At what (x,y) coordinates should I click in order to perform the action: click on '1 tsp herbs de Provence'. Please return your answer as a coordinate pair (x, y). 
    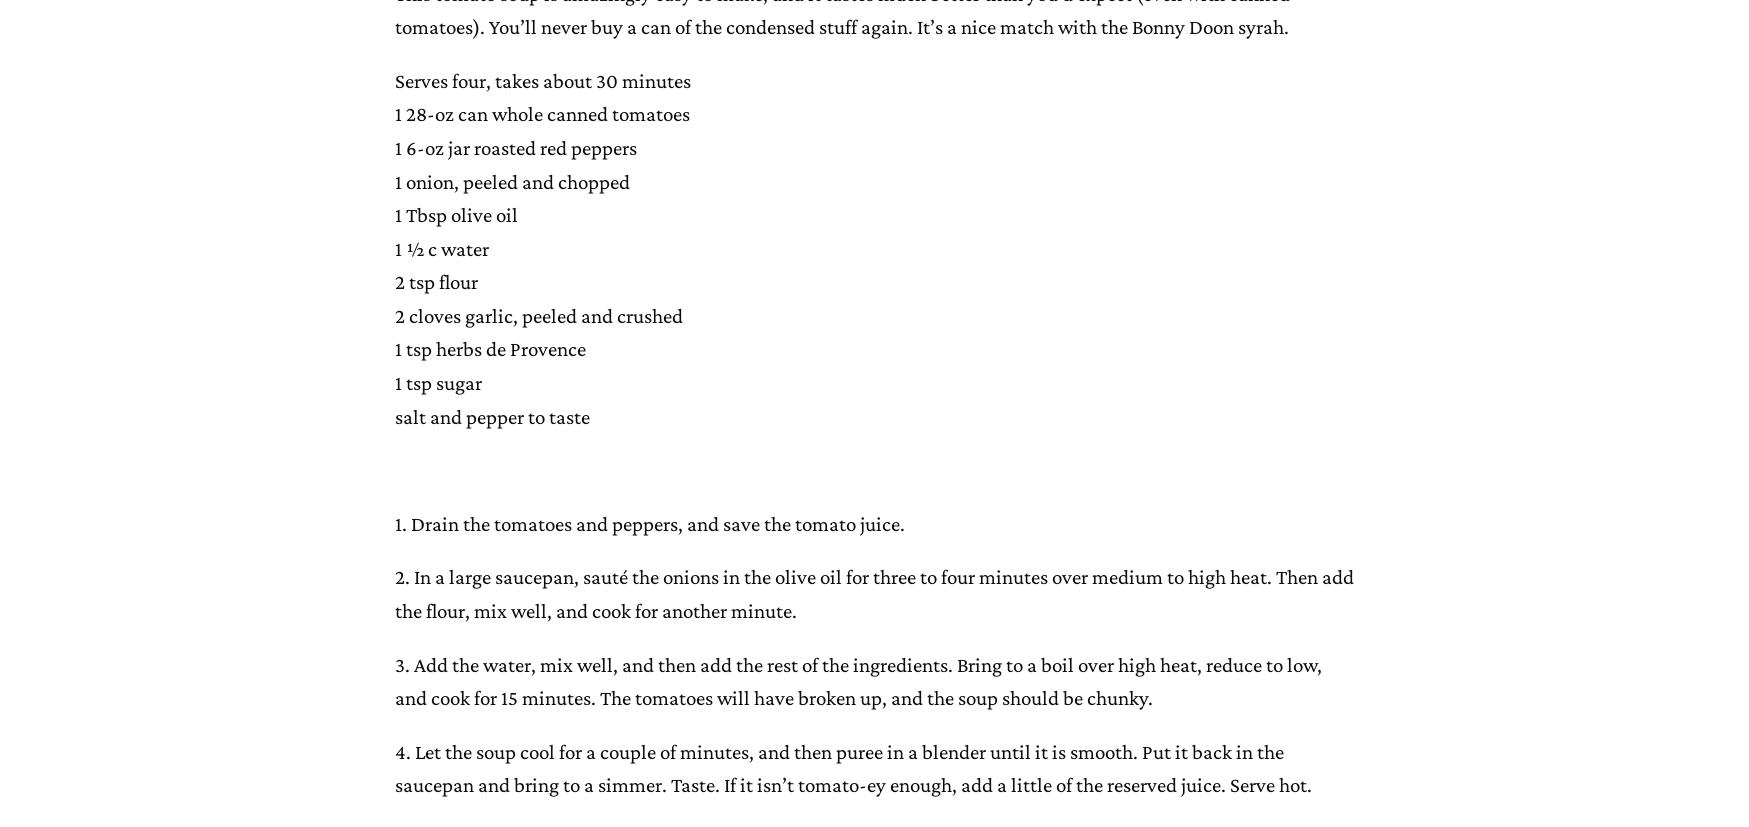
    Looking at the image, I should click on (394, 348).